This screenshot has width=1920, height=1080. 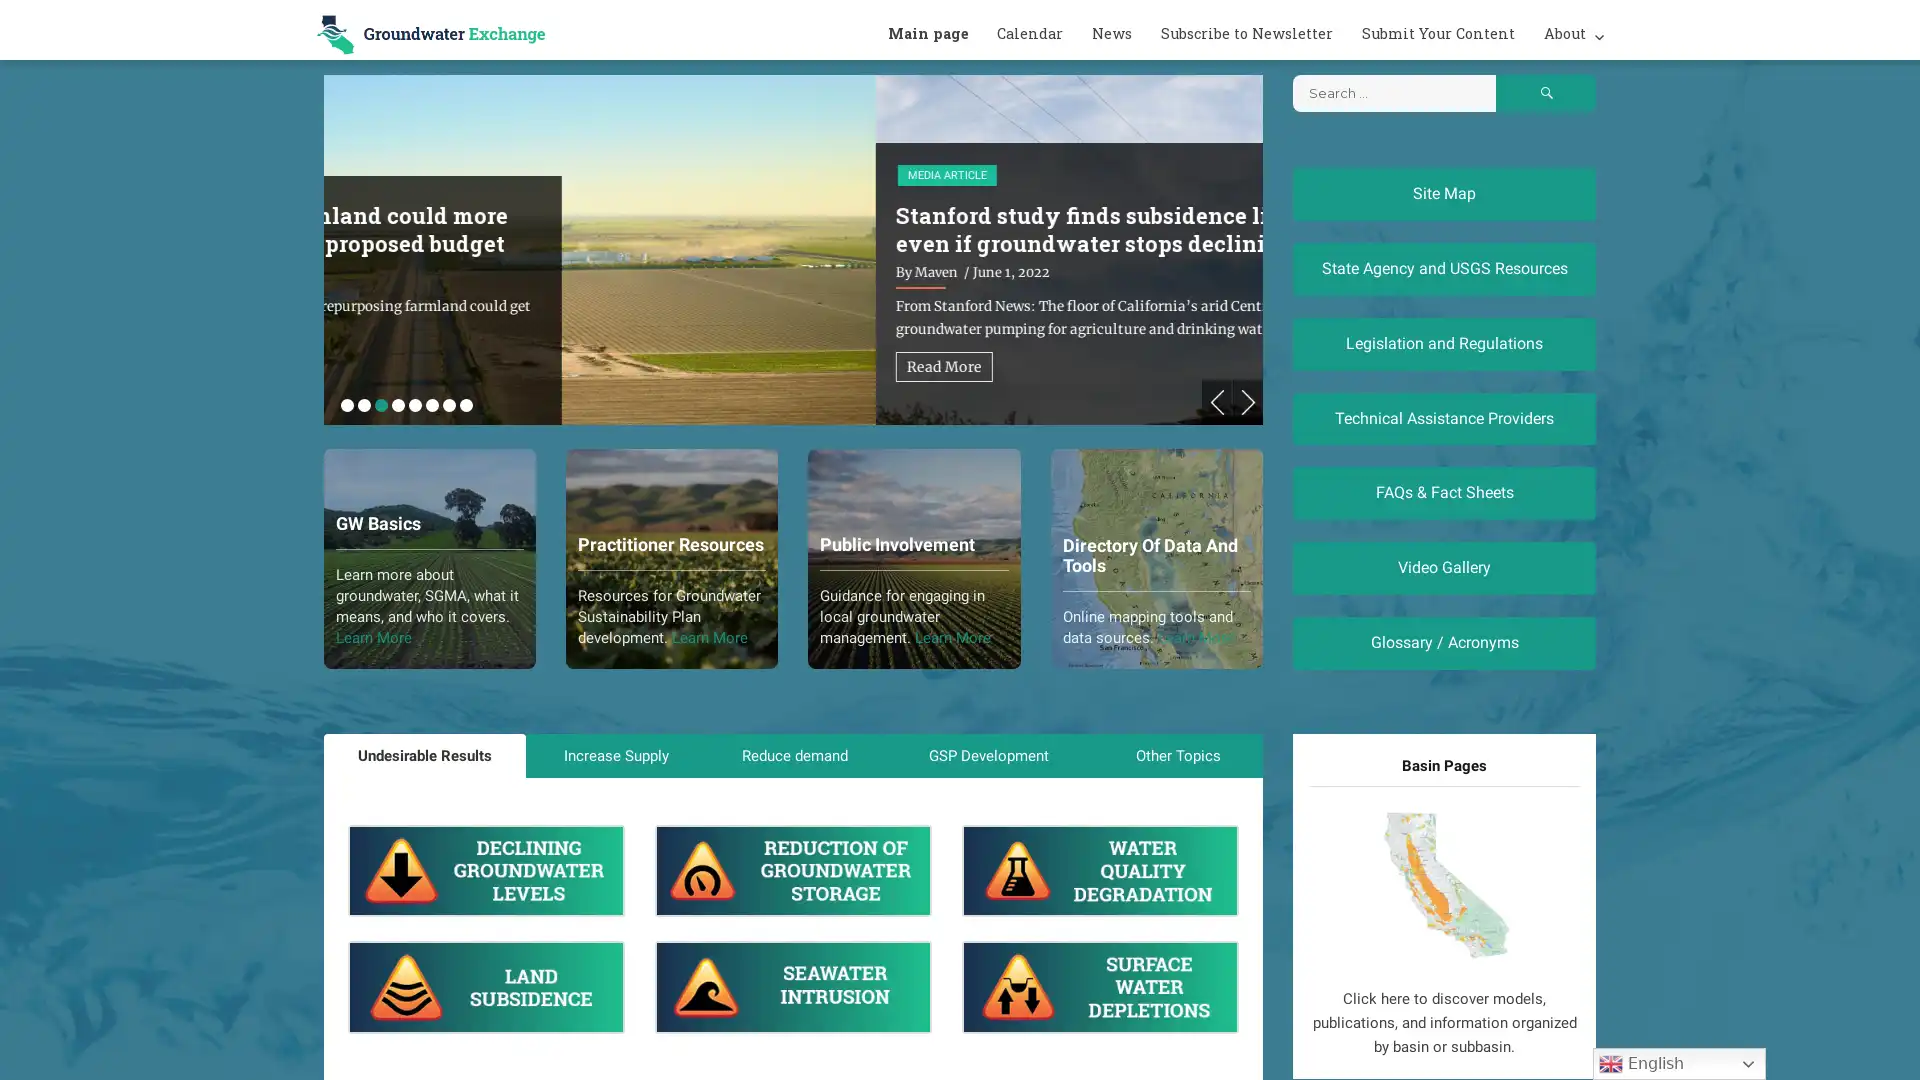 I want to click on Previous, so click(x=1216, y=402).